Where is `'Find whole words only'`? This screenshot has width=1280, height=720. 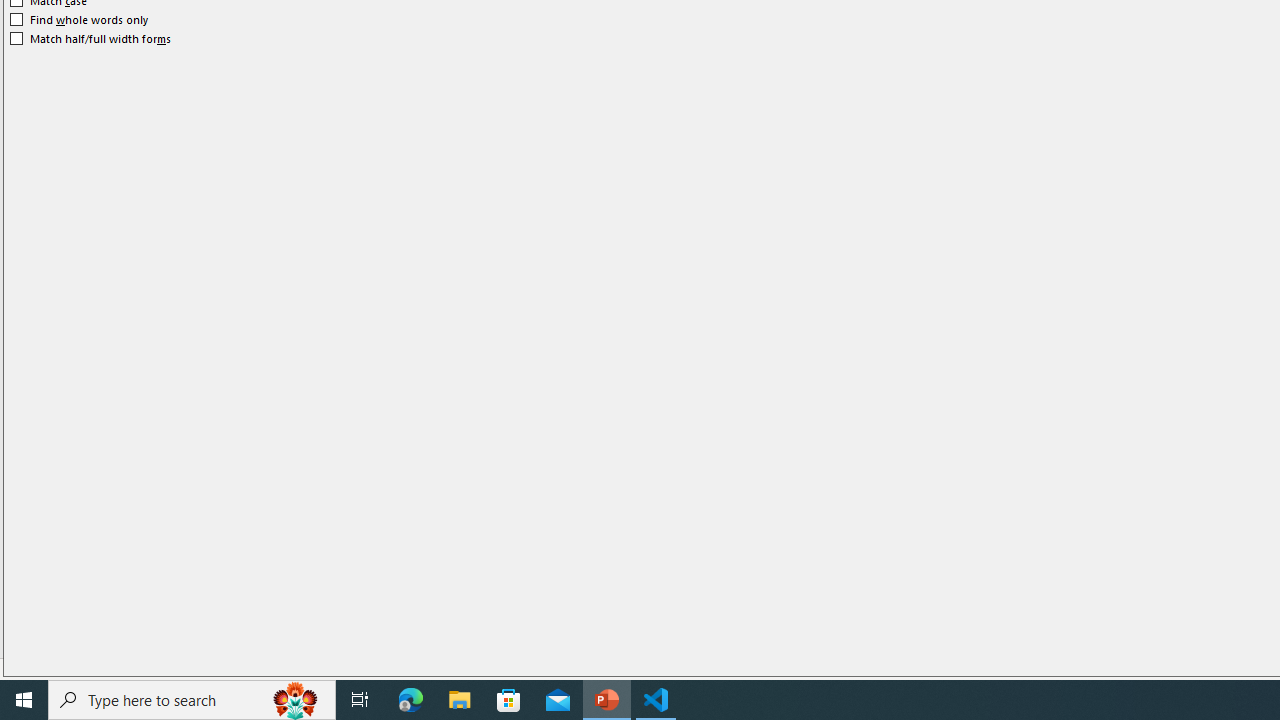 'Find whole words only' is located at coordinates (80, 20).